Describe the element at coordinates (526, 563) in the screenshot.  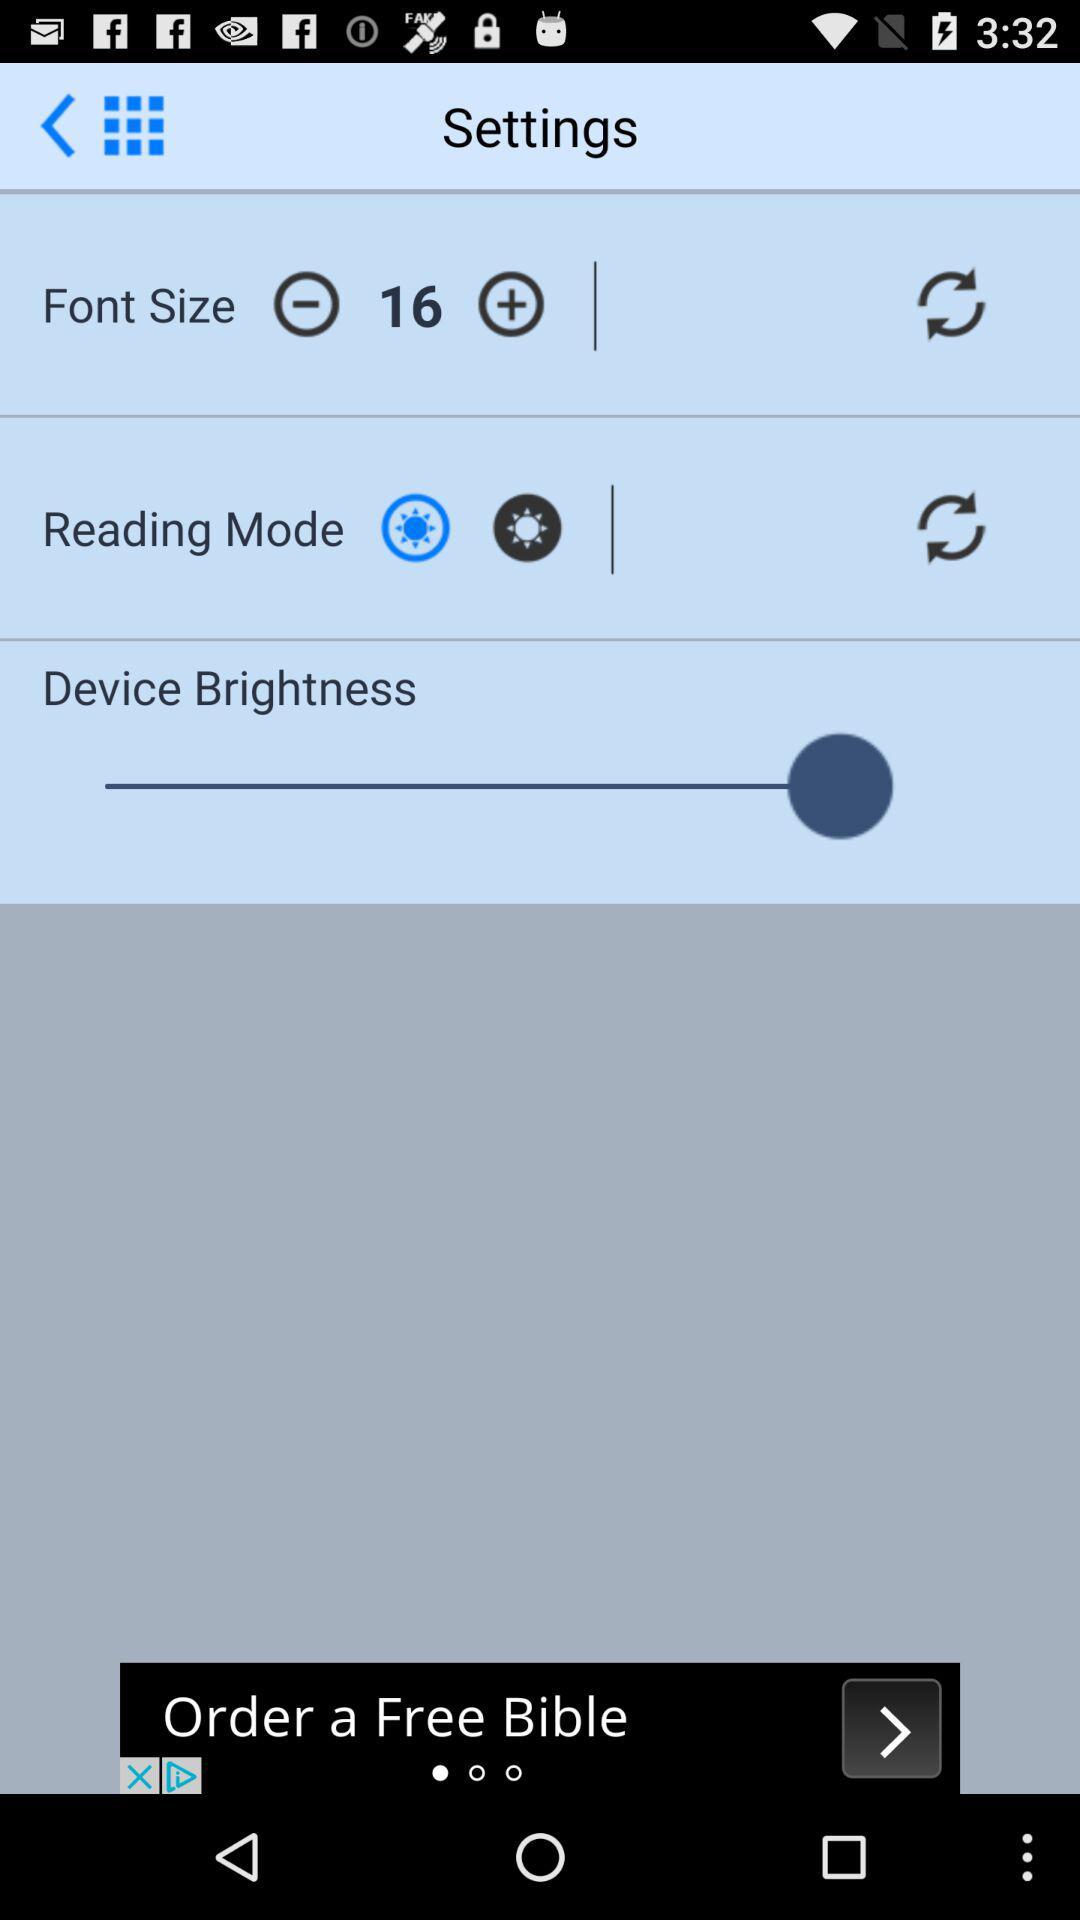
I see `the star icon` at that location.